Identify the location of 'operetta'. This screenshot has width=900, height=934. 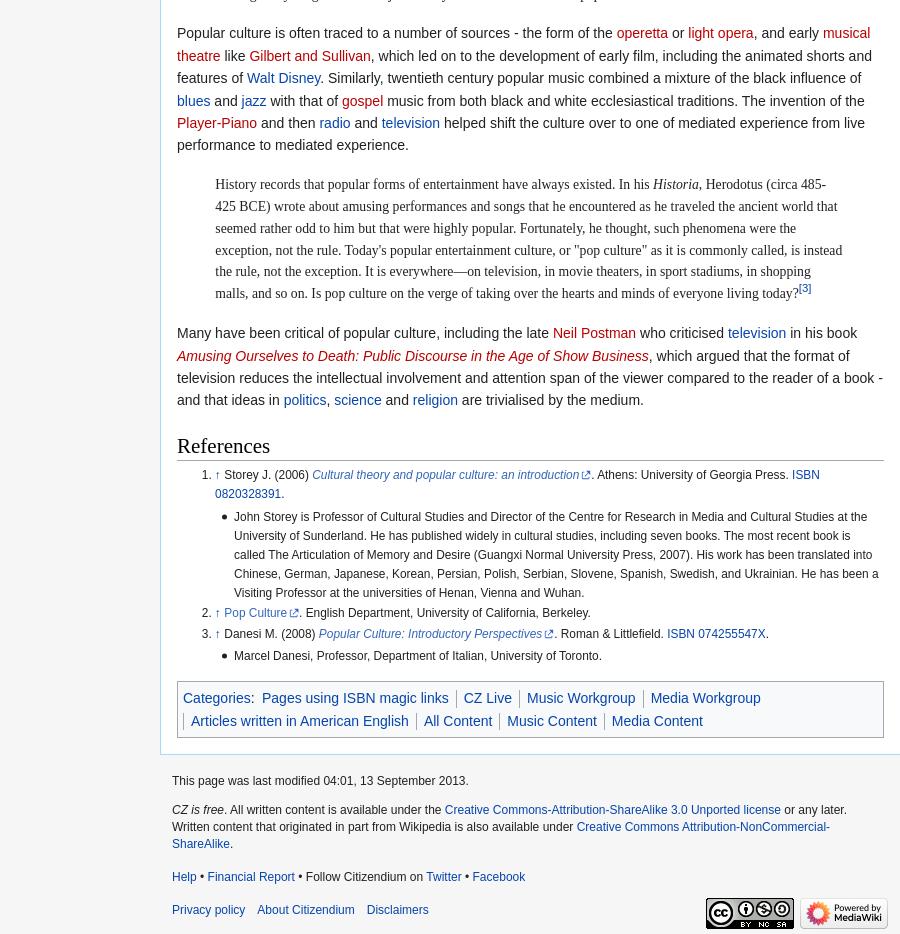
(641, 31).